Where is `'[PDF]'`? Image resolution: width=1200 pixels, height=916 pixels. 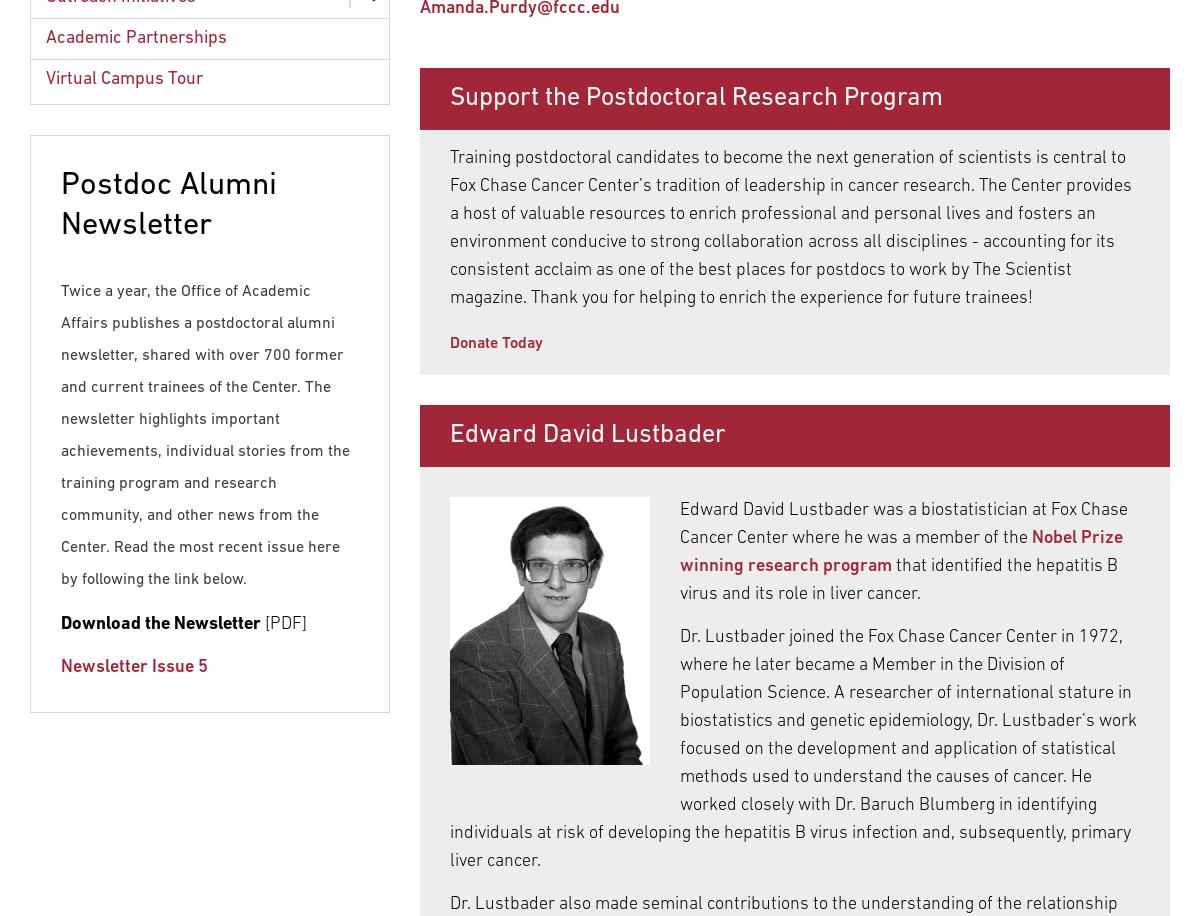
'[PDF]' is located at coordinates (263, 623).